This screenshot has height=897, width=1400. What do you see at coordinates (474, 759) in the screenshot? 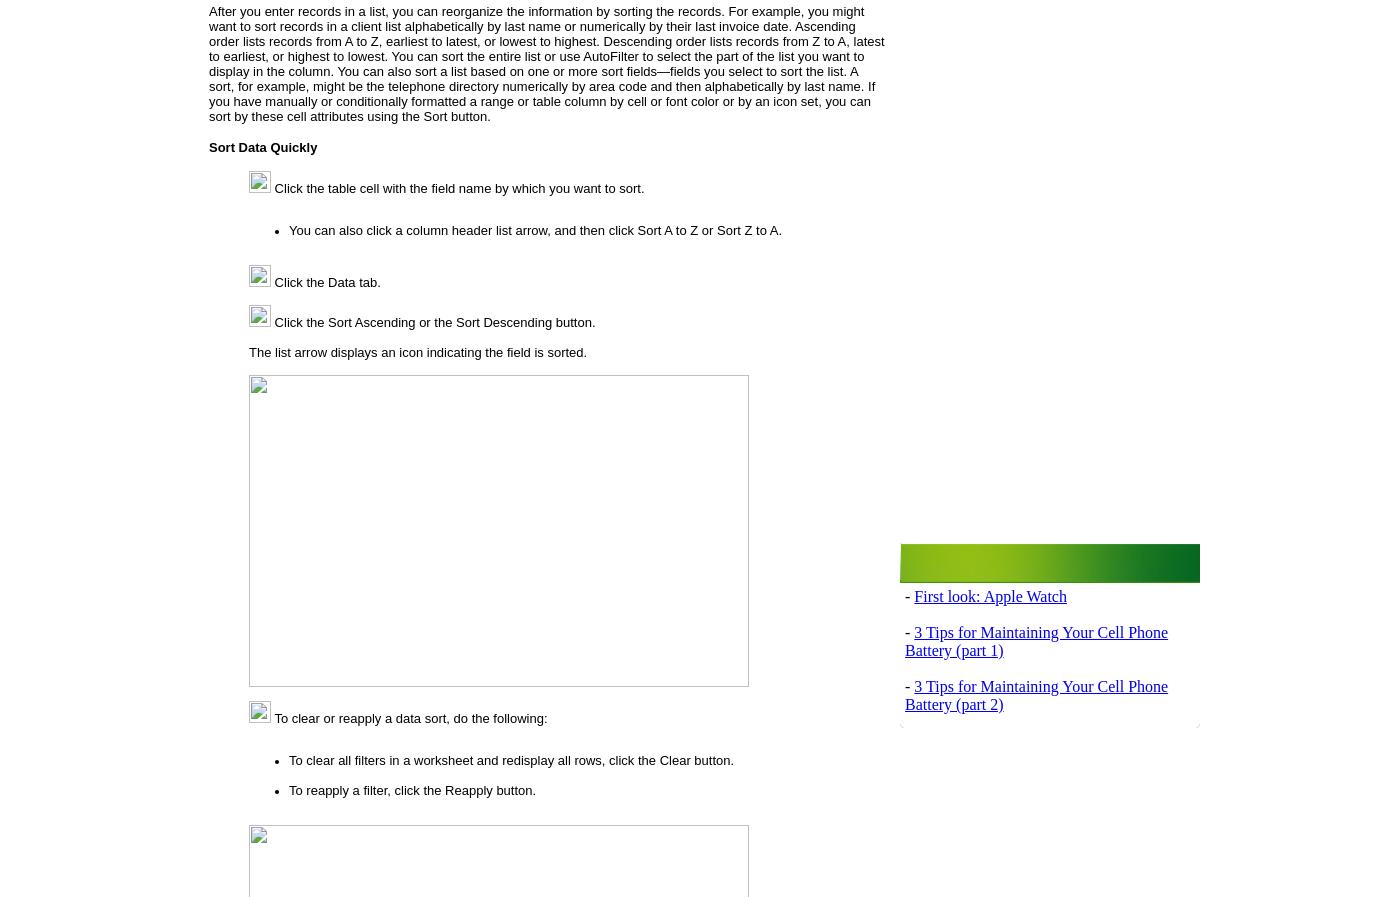
I see `'To clear all filters in a worksheet and redisplay all rows, click the'` at bounding box center [474, 759].